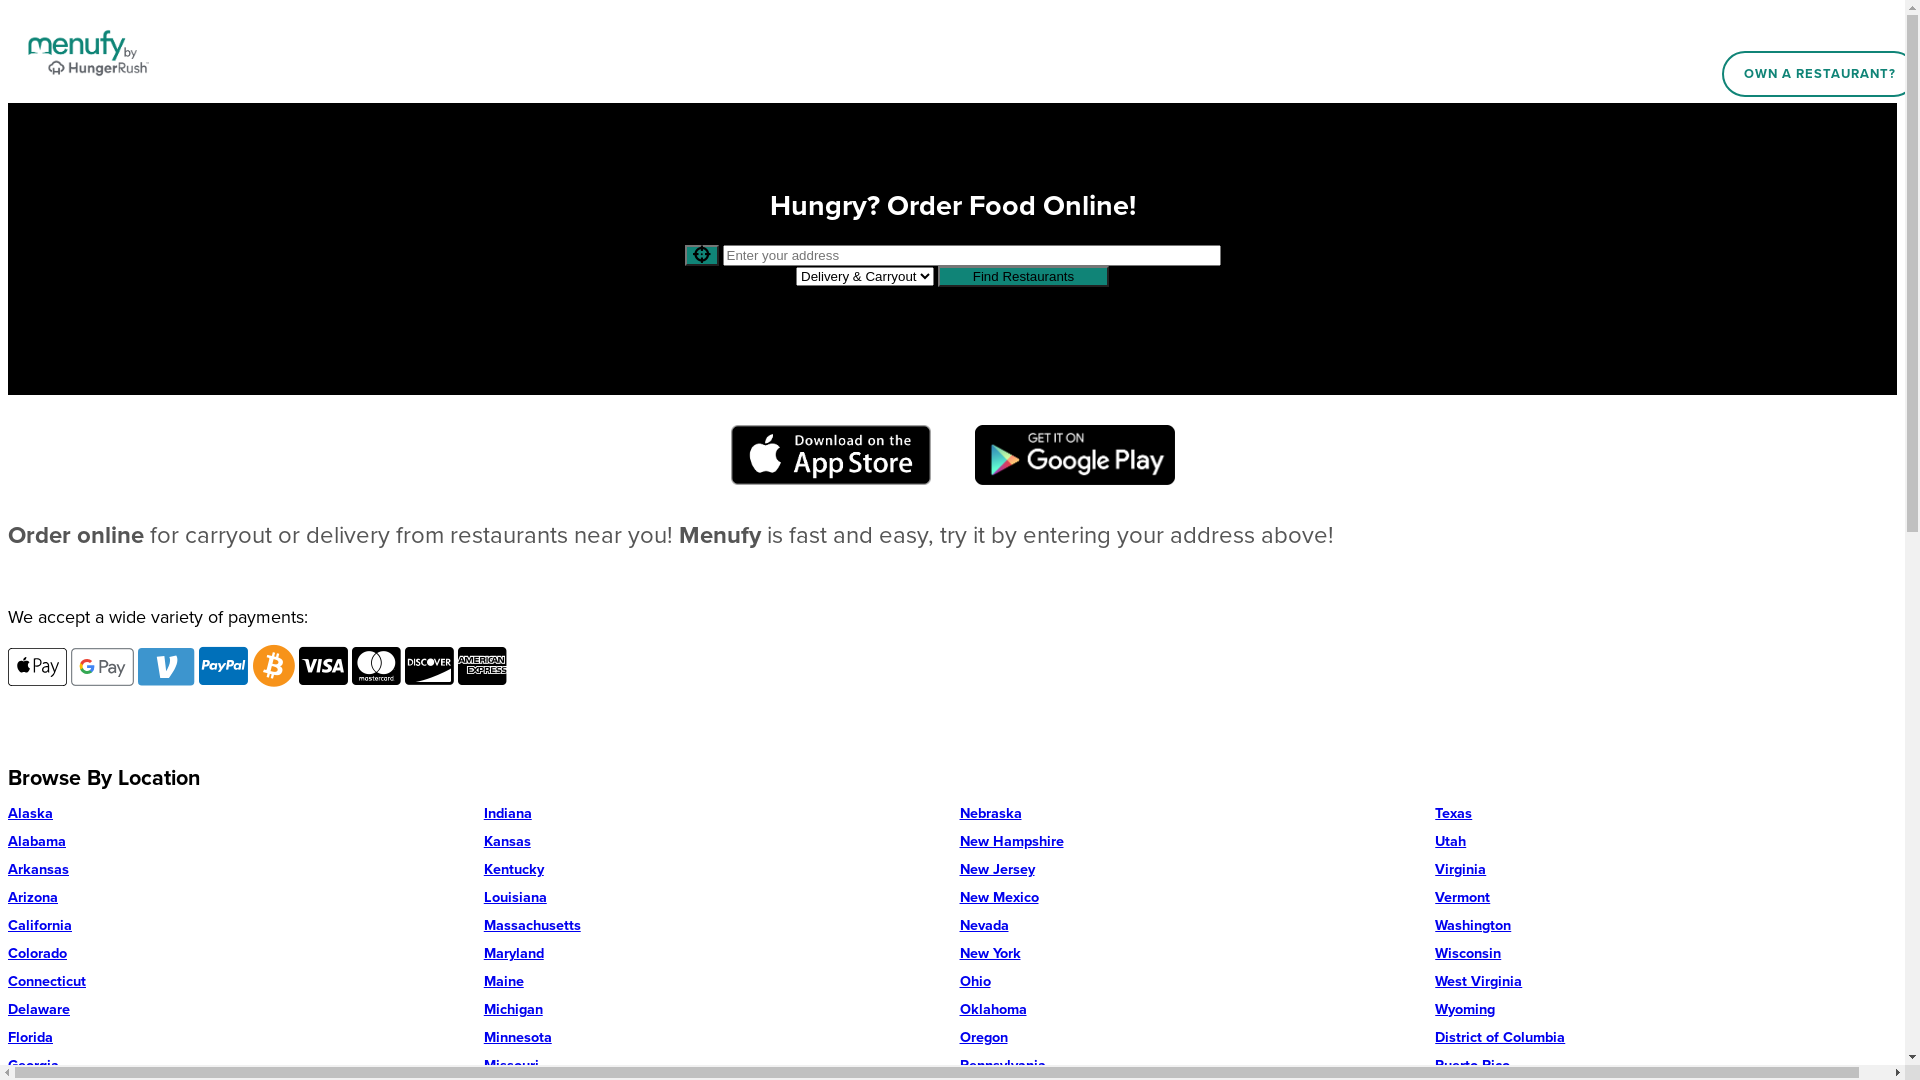 The image size is (1920, 1080). What do you see at coordinates (376, 665) in the screenshot?
I see `'Accepts Mastercard'` at bounding box center [376, 665].